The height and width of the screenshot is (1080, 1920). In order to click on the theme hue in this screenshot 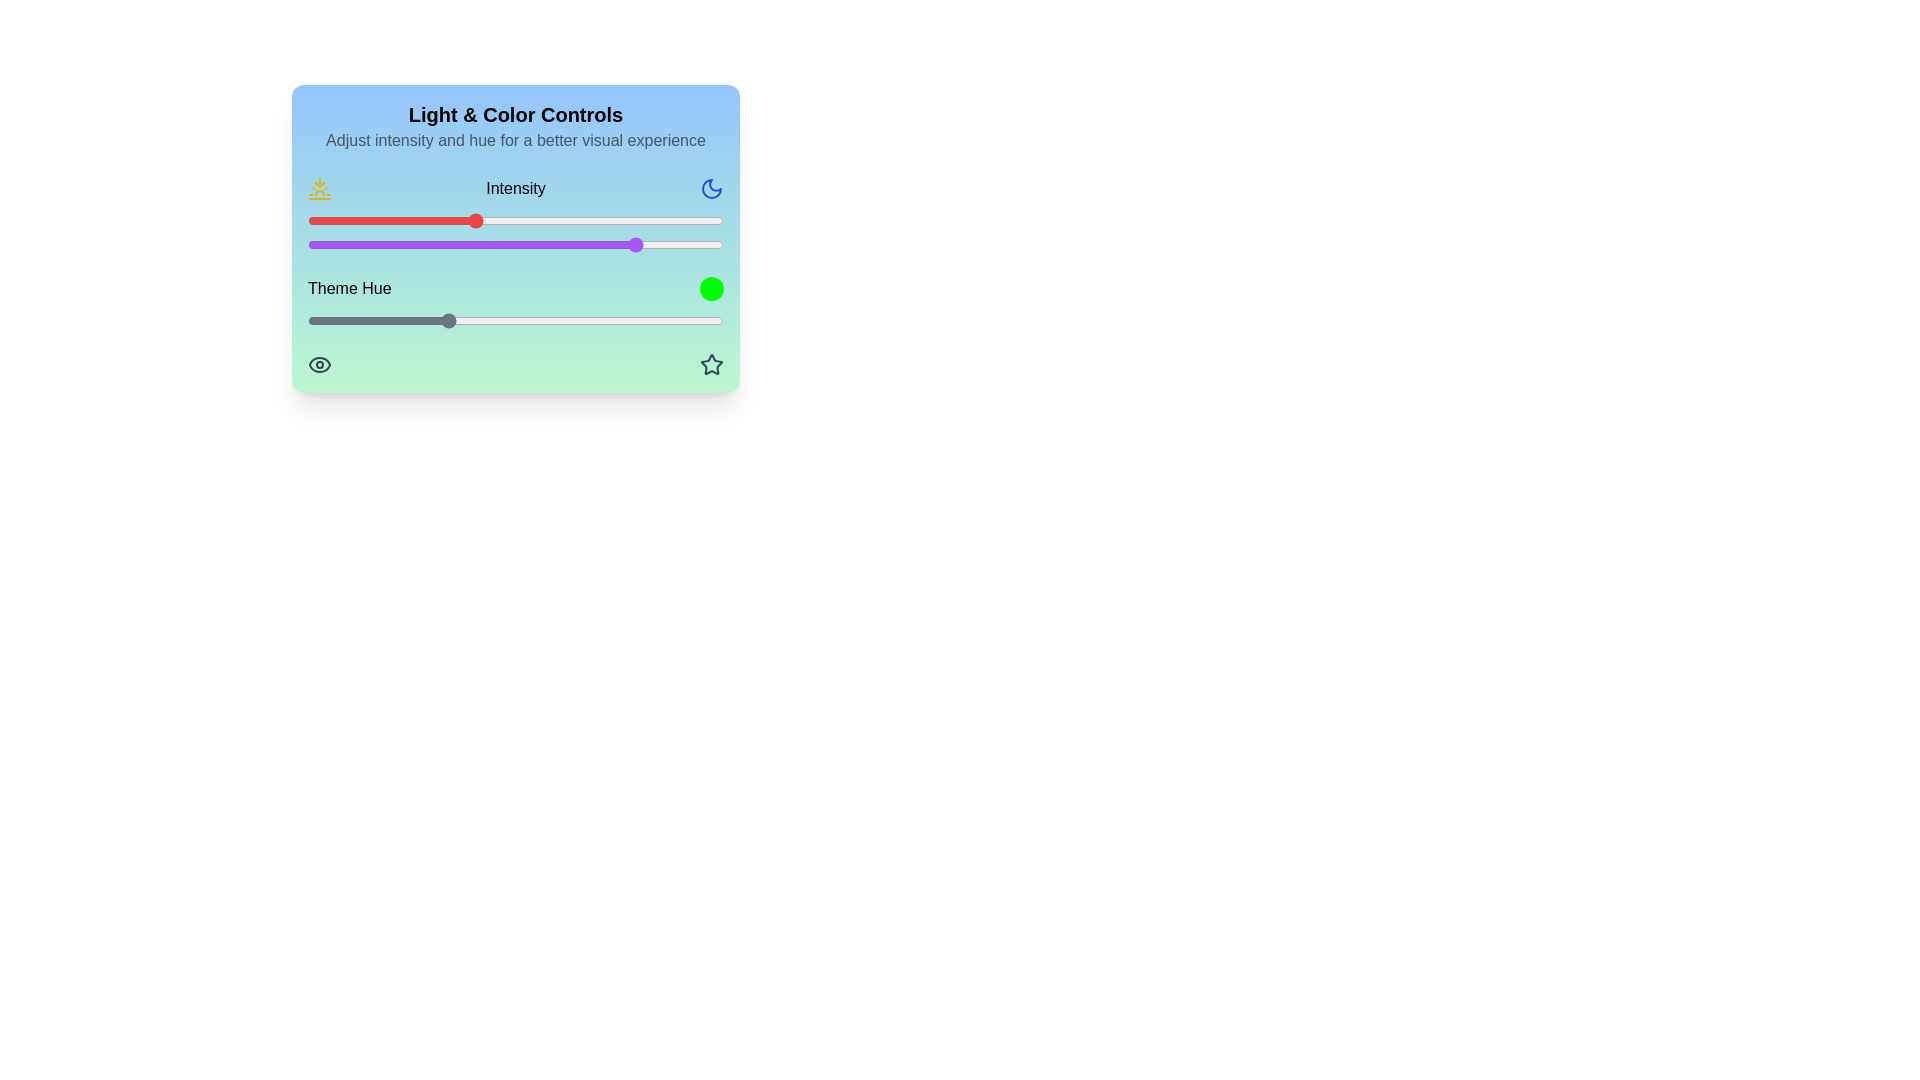, I will do `click(395, 319)`.